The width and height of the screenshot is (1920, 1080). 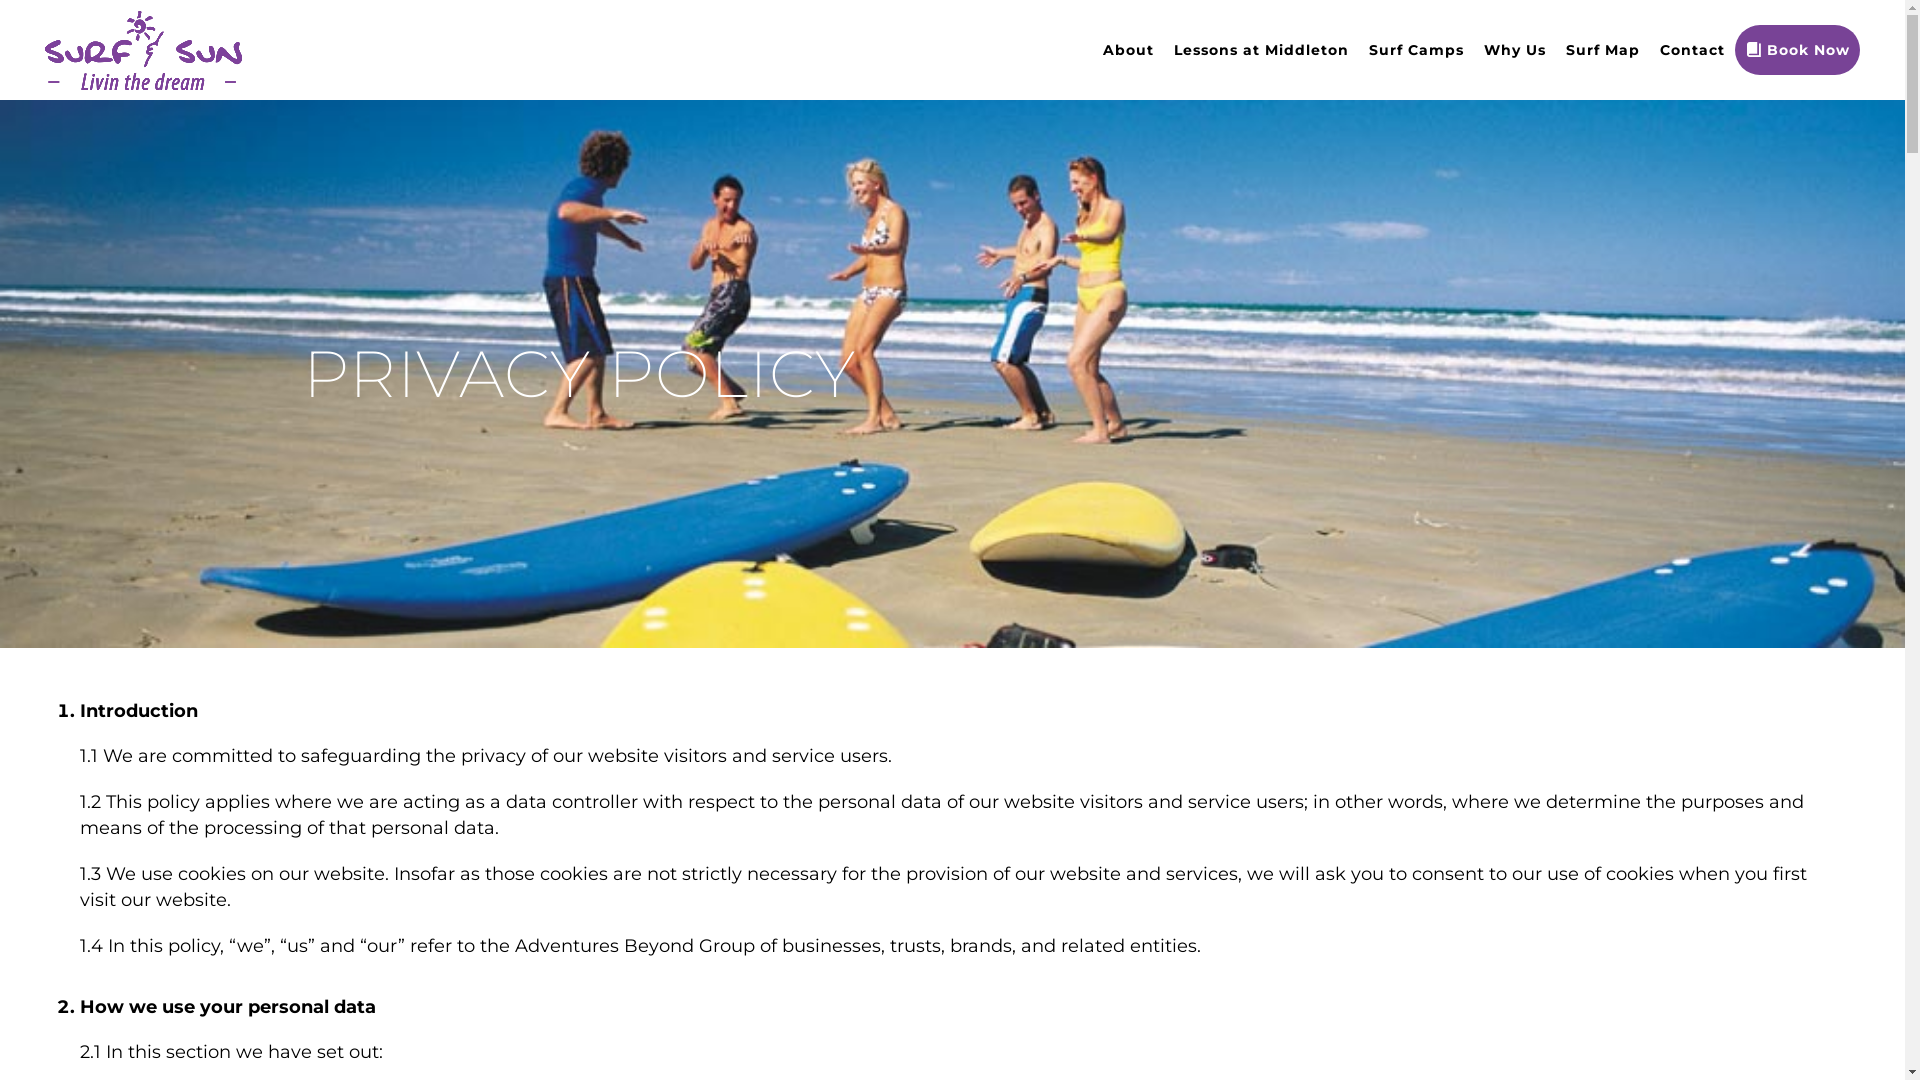 What do you see at coordinates (1128, 49) in the screenshot?
I see `'About'` at bounding box center [1128, 49].